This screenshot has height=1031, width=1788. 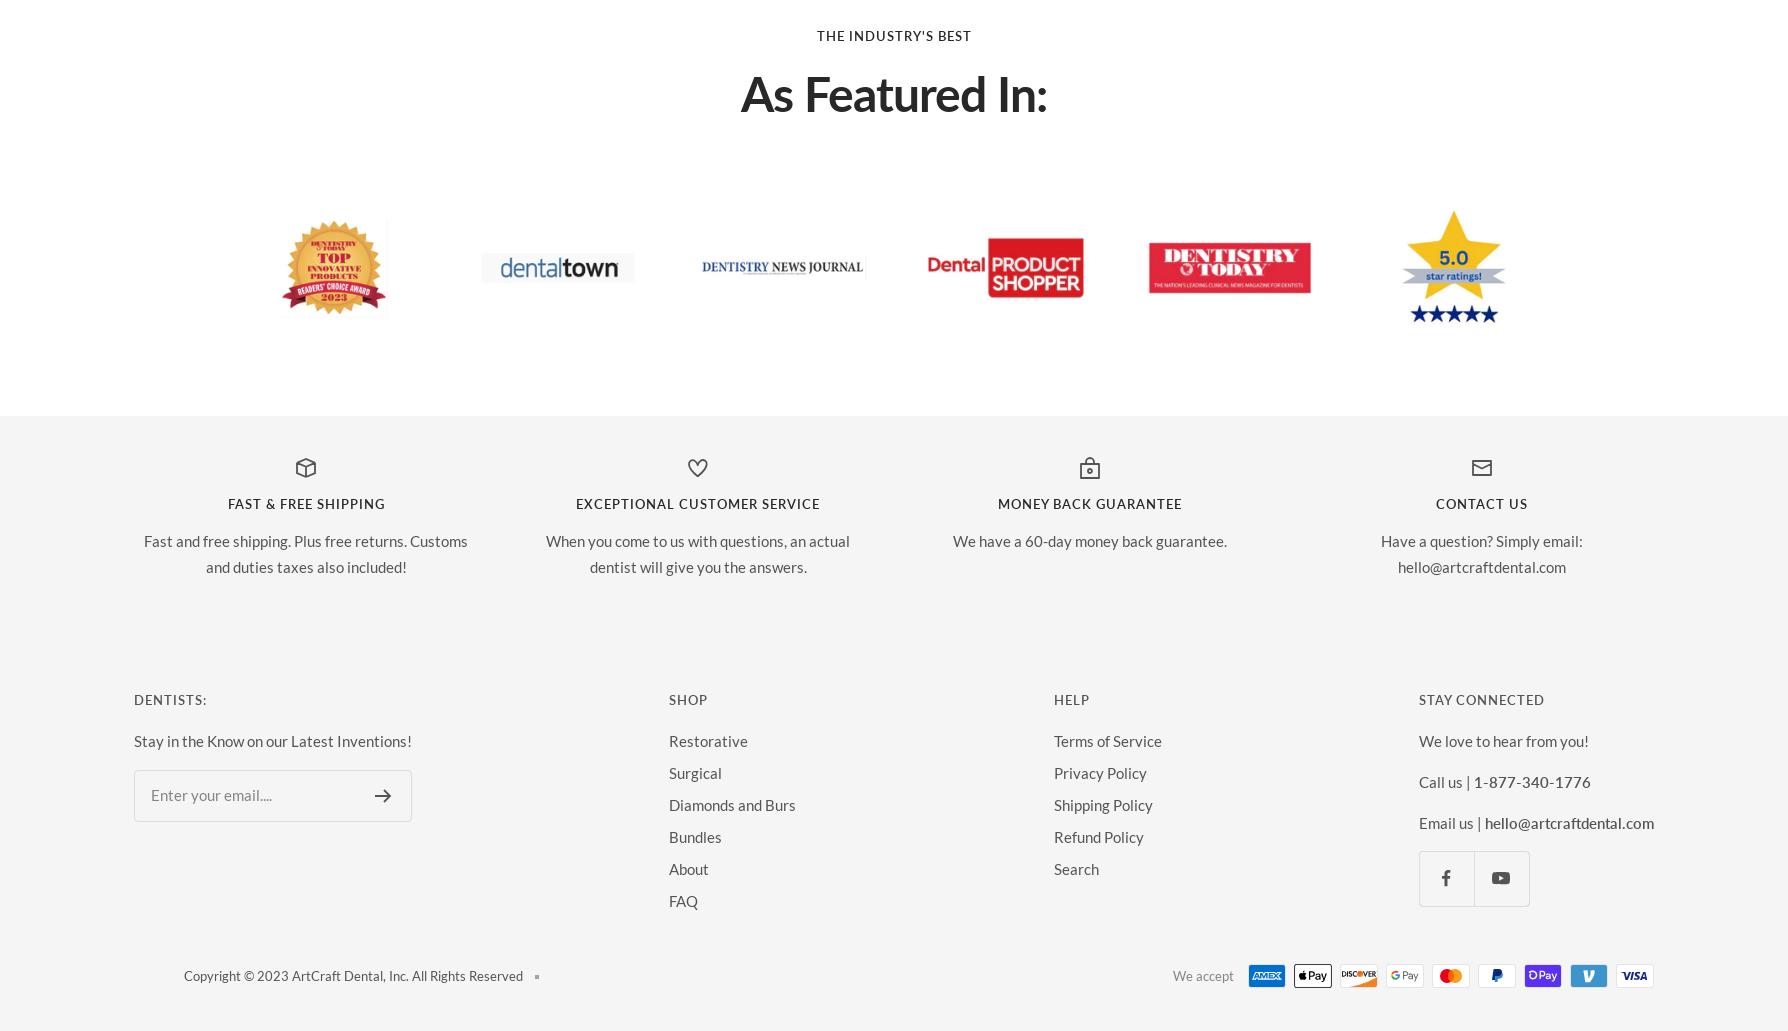 I want to click on 'Copyright © 2023 ArtCraft Dental, Inc. All Rights Reserved', so click(x=183, y=974).